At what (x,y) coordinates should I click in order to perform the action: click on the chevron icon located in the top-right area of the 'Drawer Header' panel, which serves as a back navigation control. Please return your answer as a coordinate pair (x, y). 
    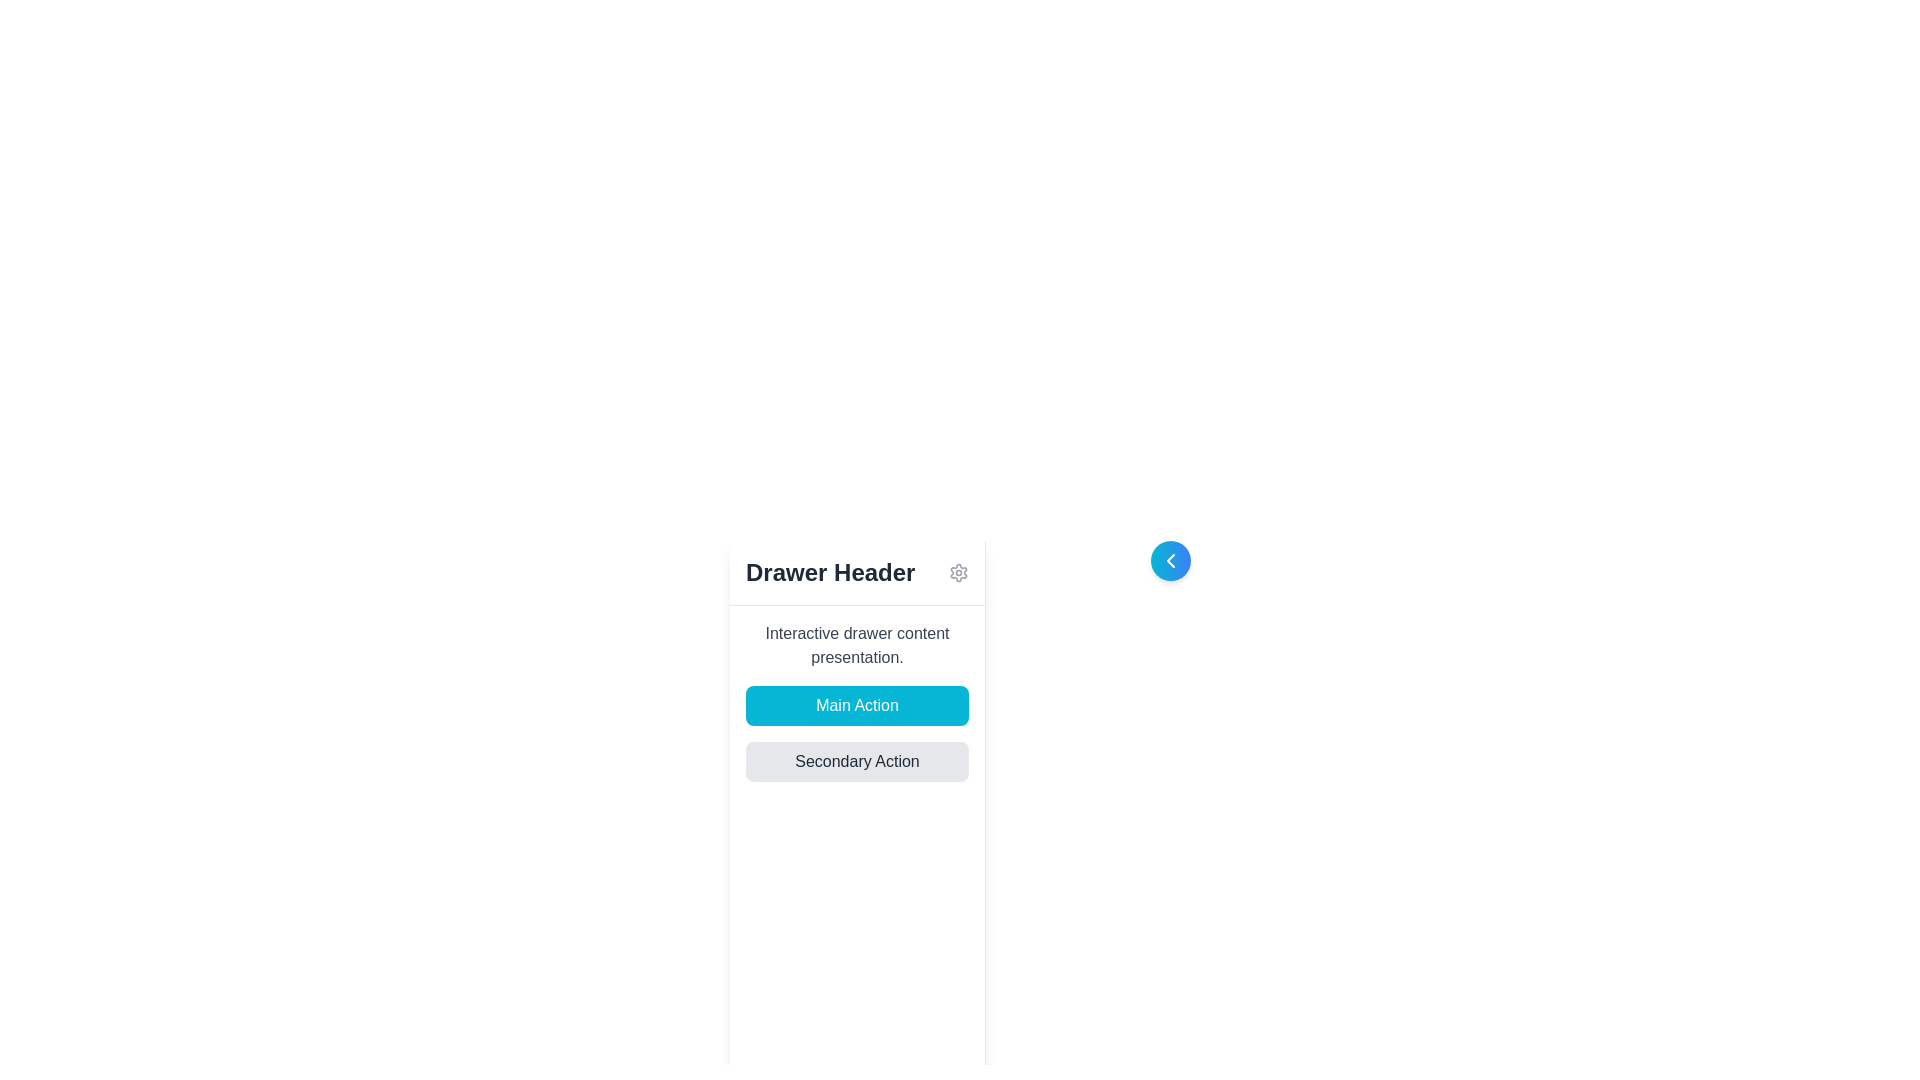
    Looking at the image, I should click on (1170, 560).